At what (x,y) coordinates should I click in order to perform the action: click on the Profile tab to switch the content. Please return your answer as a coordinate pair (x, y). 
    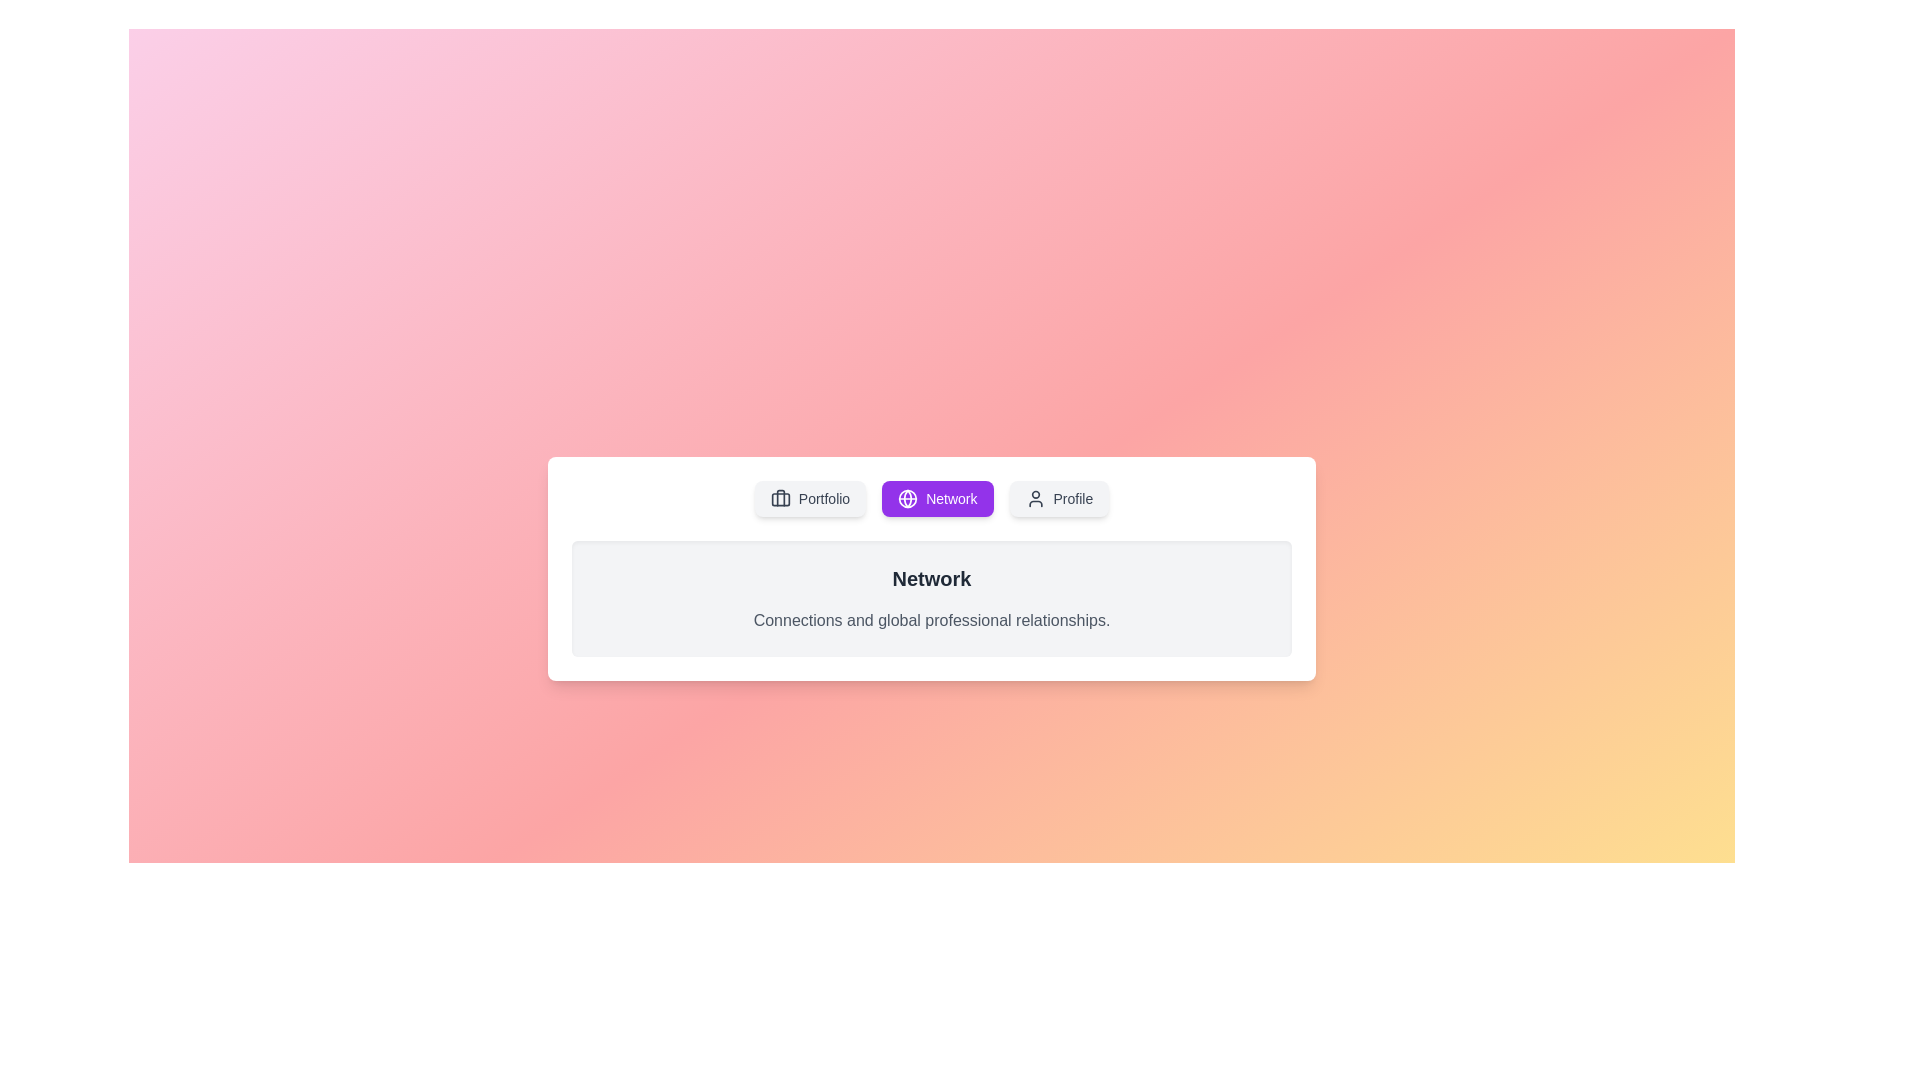
    Looking at the image, I should click on (1058, 497).